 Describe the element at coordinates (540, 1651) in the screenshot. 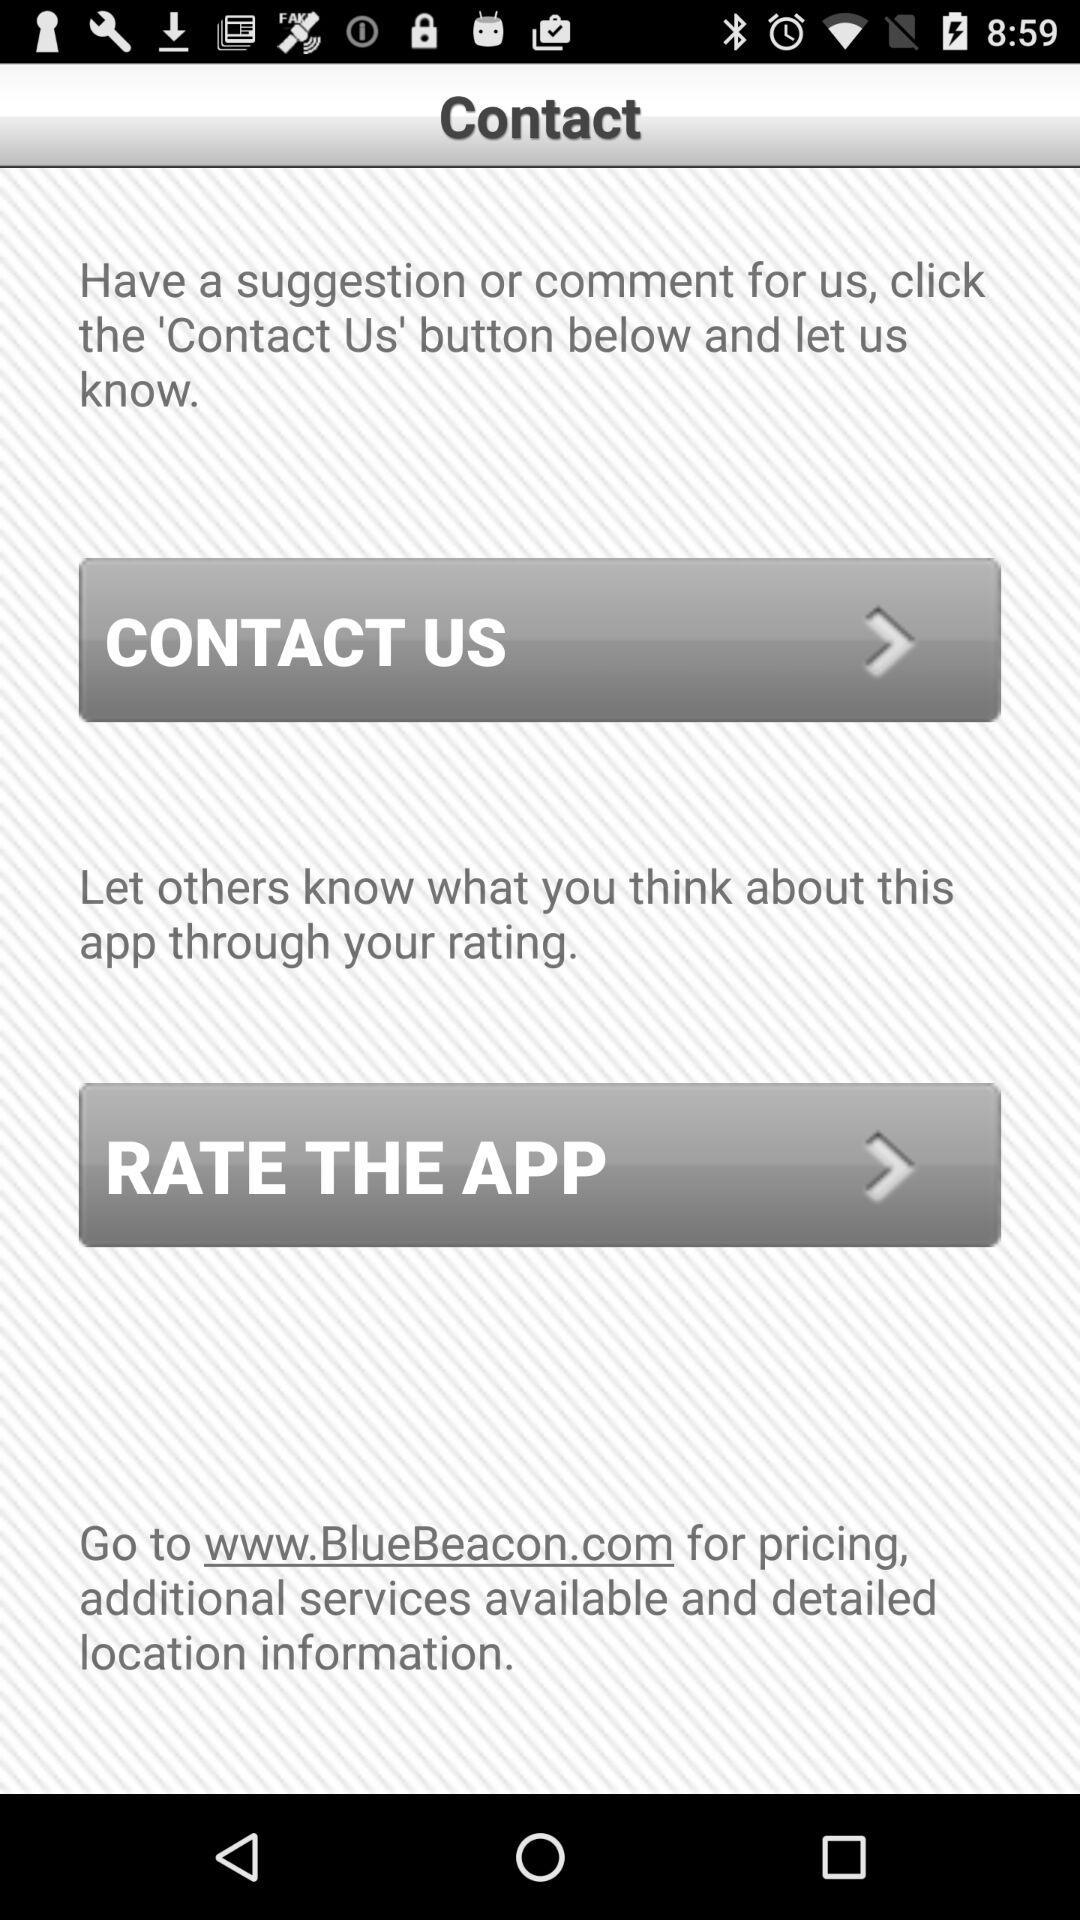

I see `go to www icon` at that location.